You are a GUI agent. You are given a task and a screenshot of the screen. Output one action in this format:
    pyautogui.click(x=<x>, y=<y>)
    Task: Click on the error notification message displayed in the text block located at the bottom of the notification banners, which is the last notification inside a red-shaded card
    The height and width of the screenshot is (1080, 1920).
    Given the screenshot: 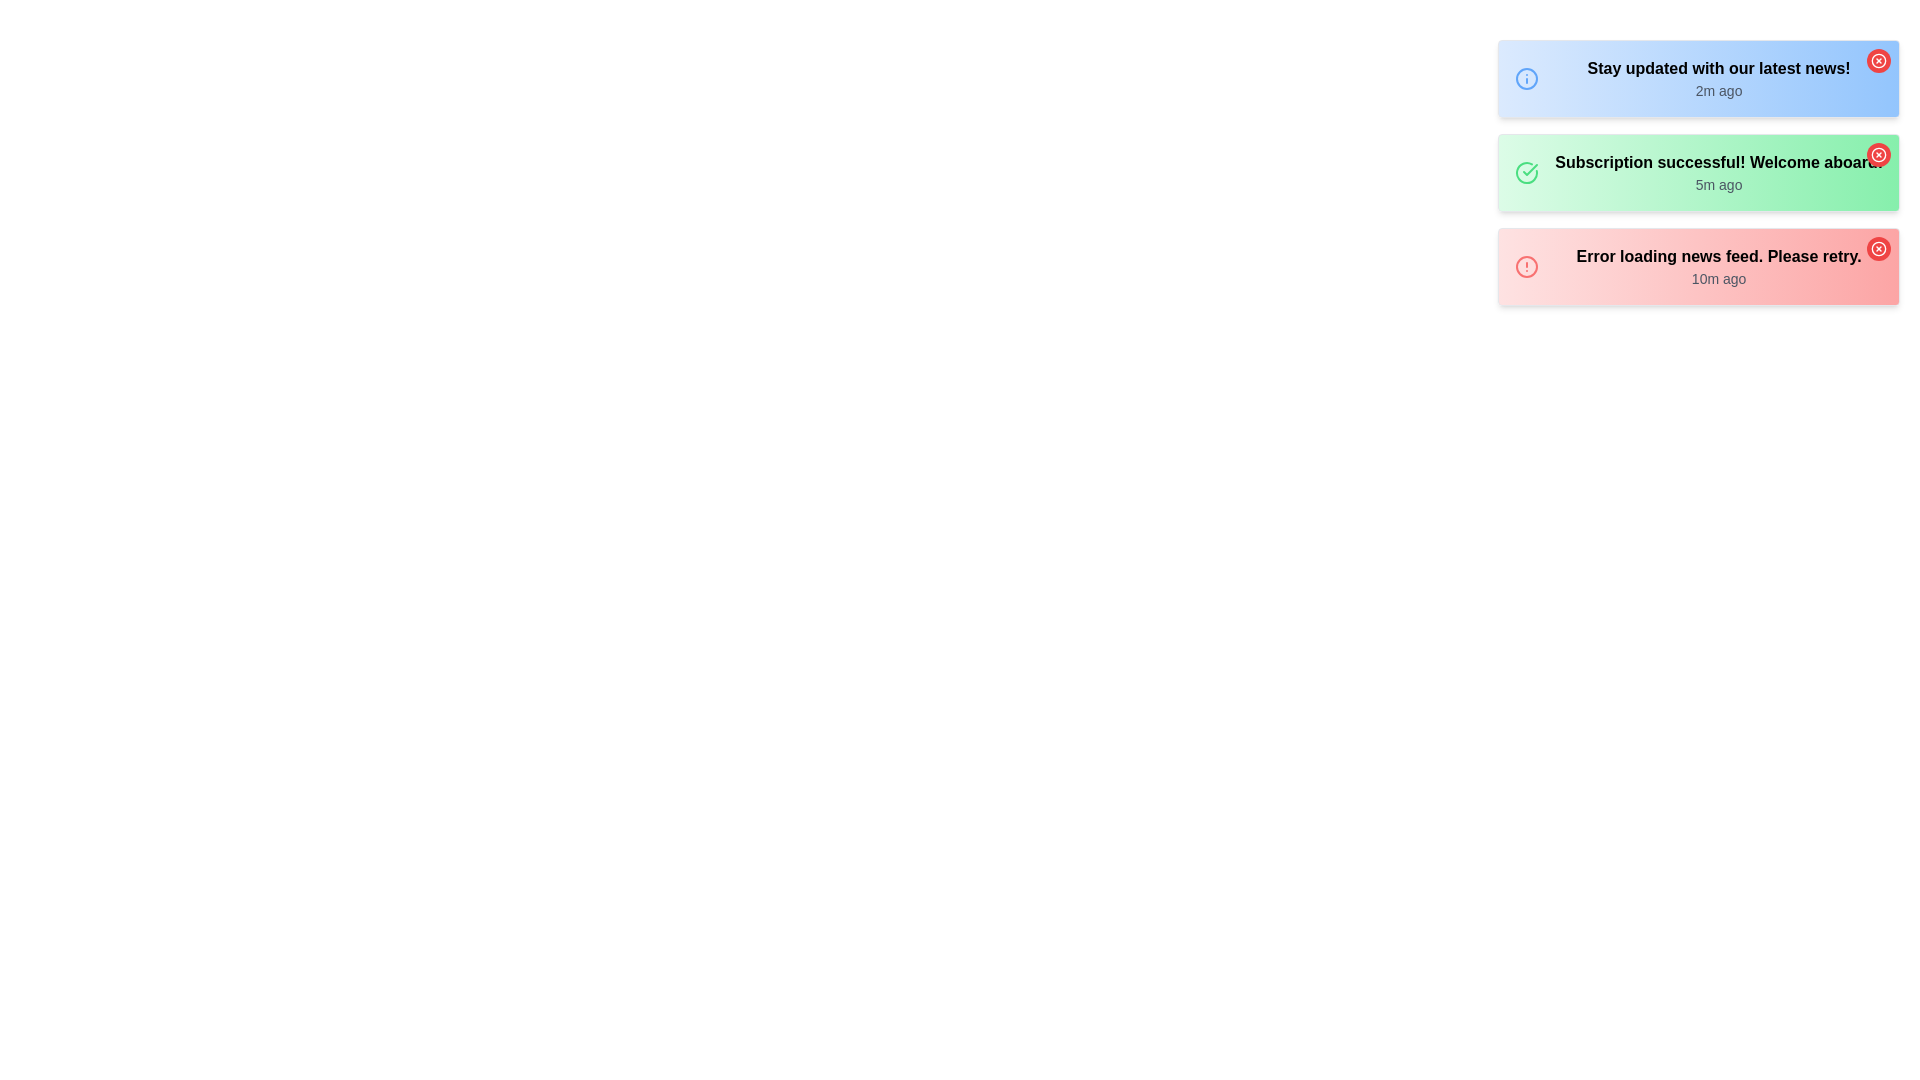 What is the action you would take?
    pyautogui.click(x=1718, y=265)
    